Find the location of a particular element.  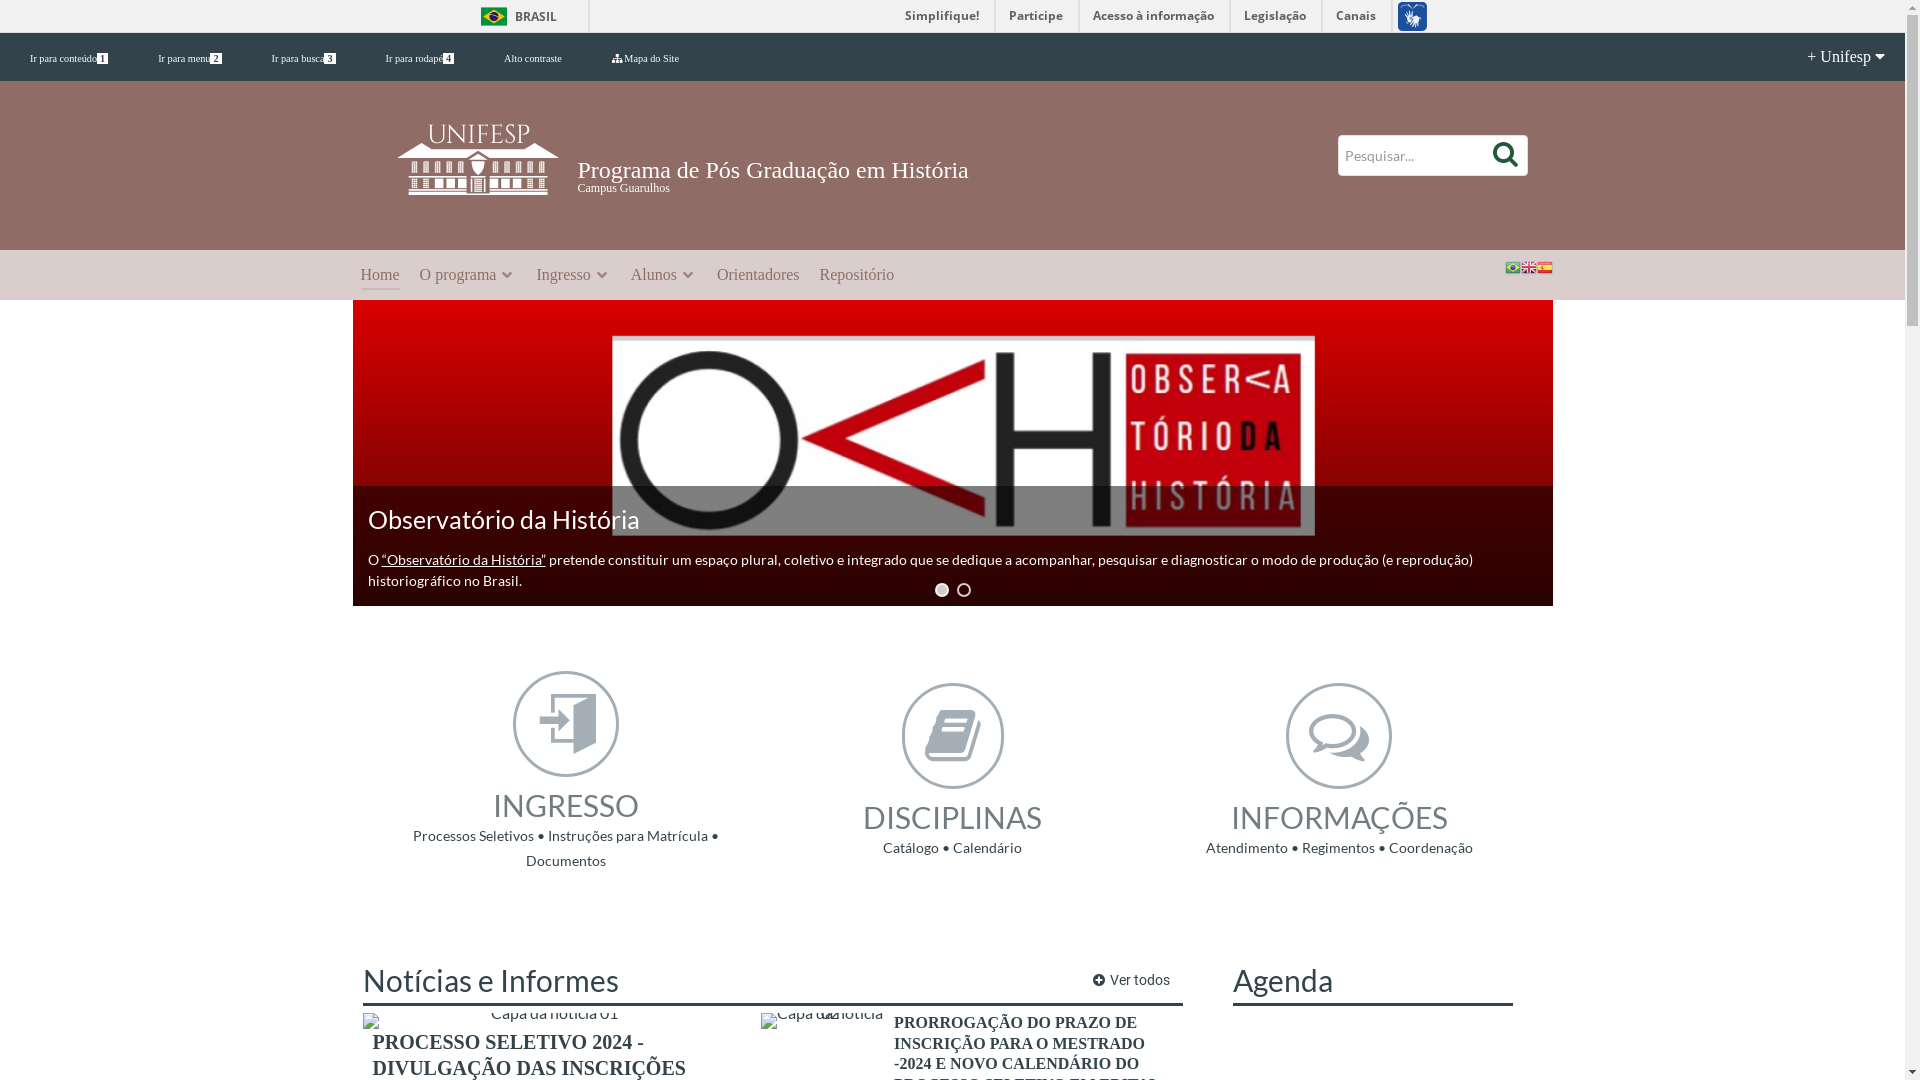

'Ir para busca3' is located at coordinates (302, 57).